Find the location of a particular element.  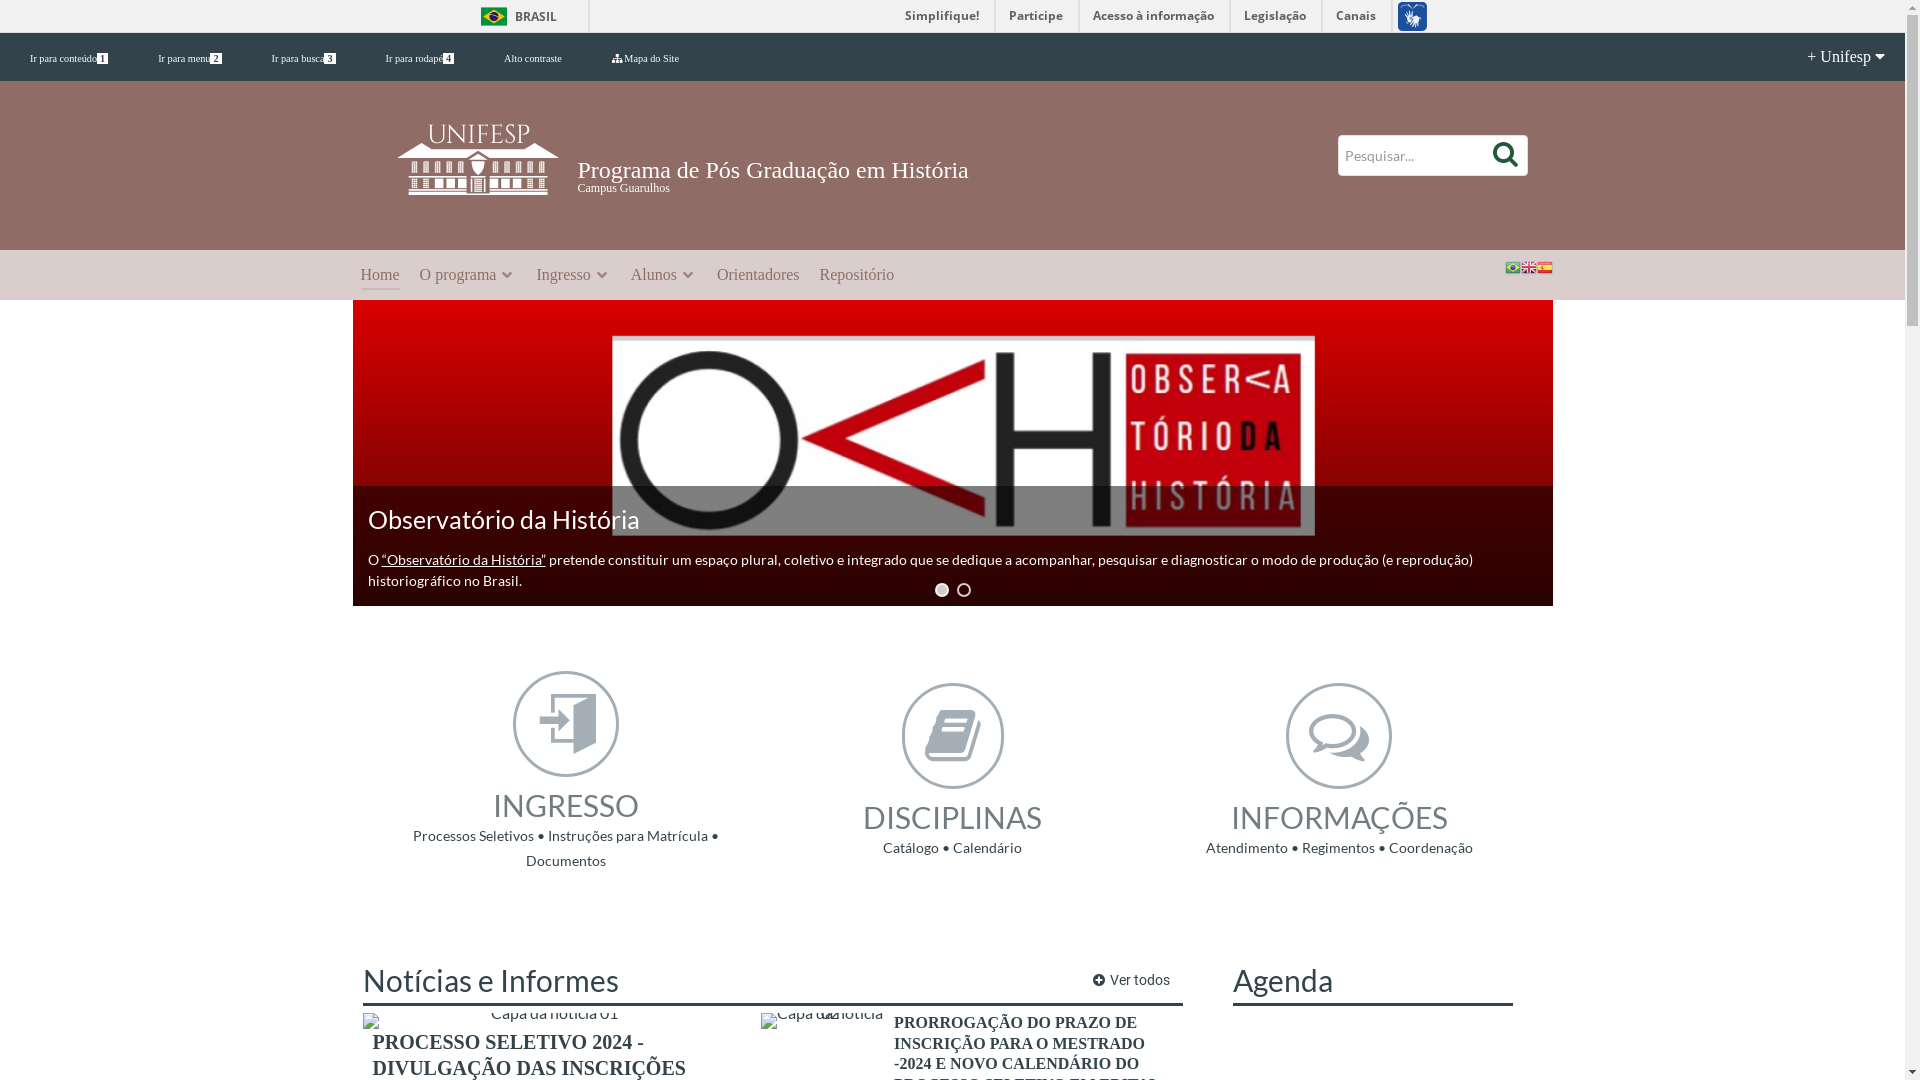

'Ir para busca3' is located at coordinates (302, 57).